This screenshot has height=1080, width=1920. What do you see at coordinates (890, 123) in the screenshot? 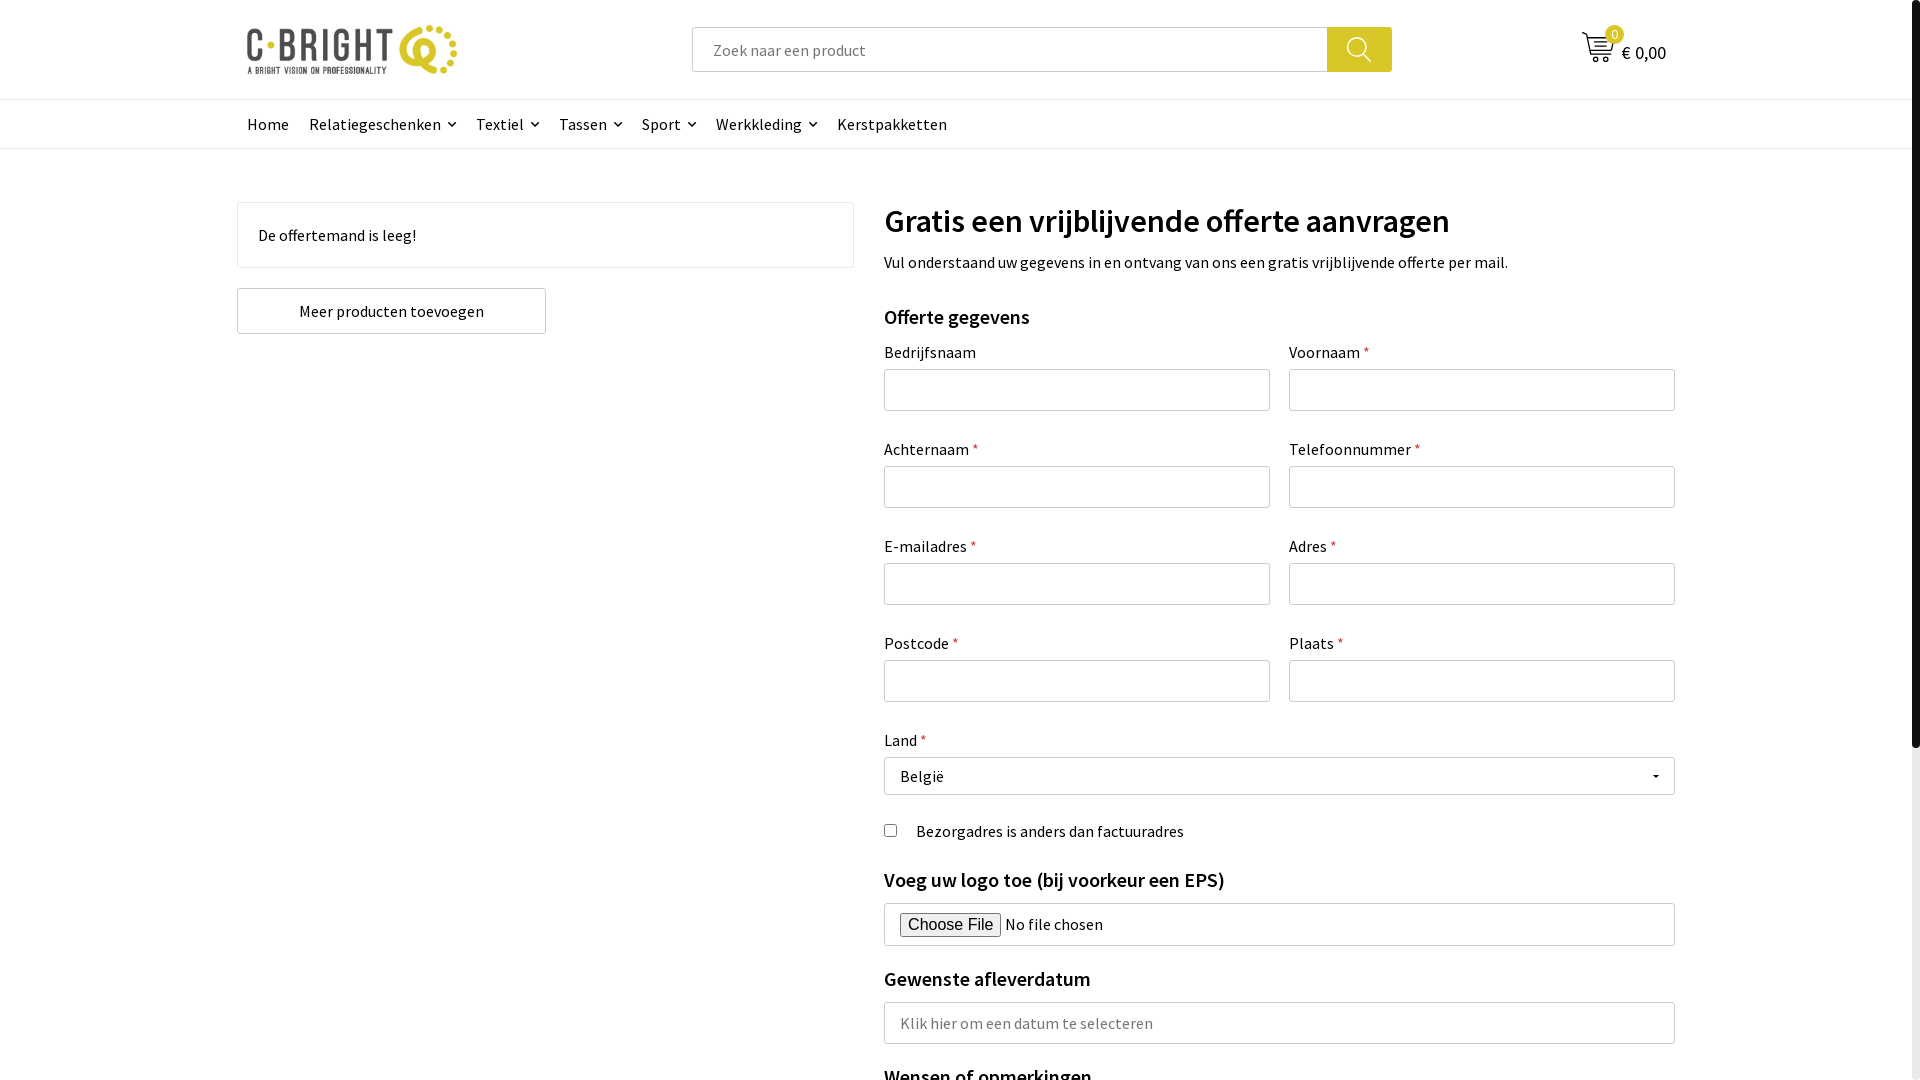
I see `'Kerstpakketten'` at bounding box center [890, 123].